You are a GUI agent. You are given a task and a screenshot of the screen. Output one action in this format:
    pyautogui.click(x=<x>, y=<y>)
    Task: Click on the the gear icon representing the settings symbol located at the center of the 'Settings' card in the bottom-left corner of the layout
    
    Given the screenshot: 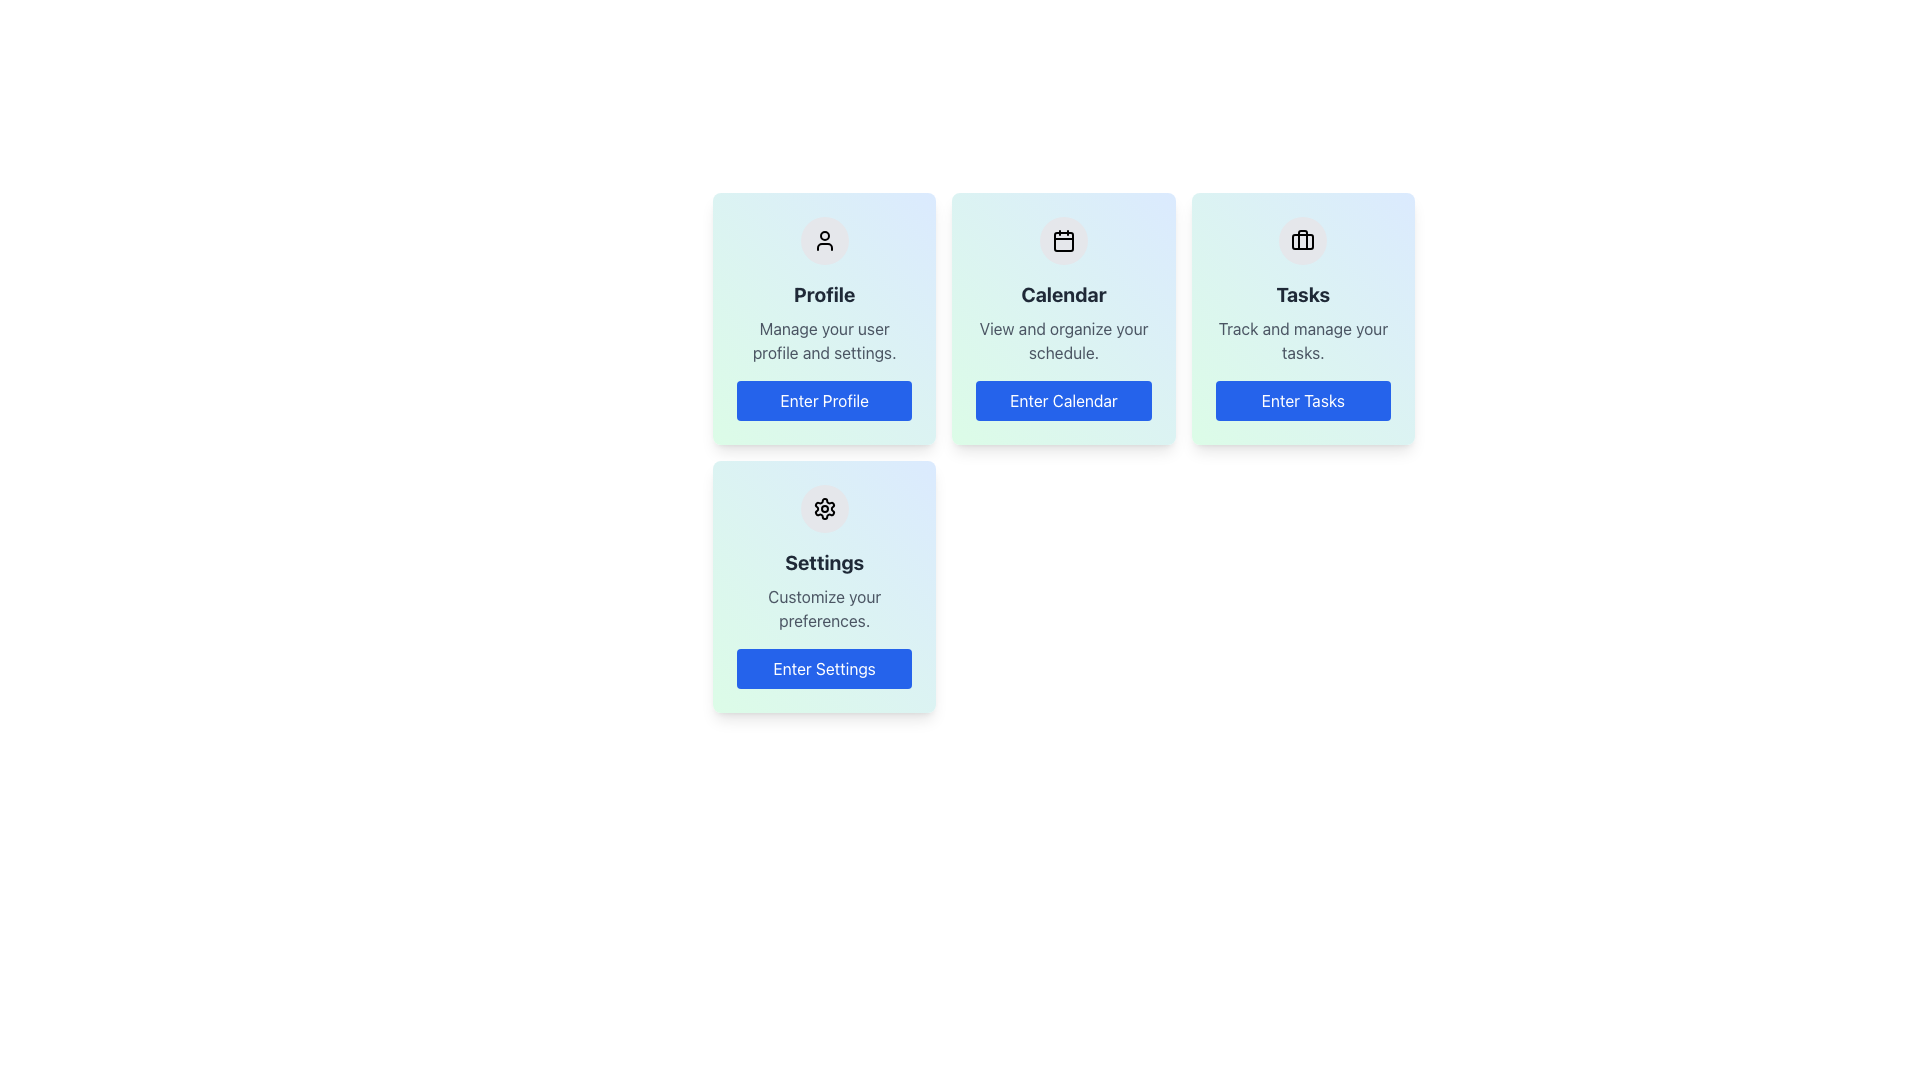 What is the action you would take?
    pyautogui.click(x=824, y=508)
    